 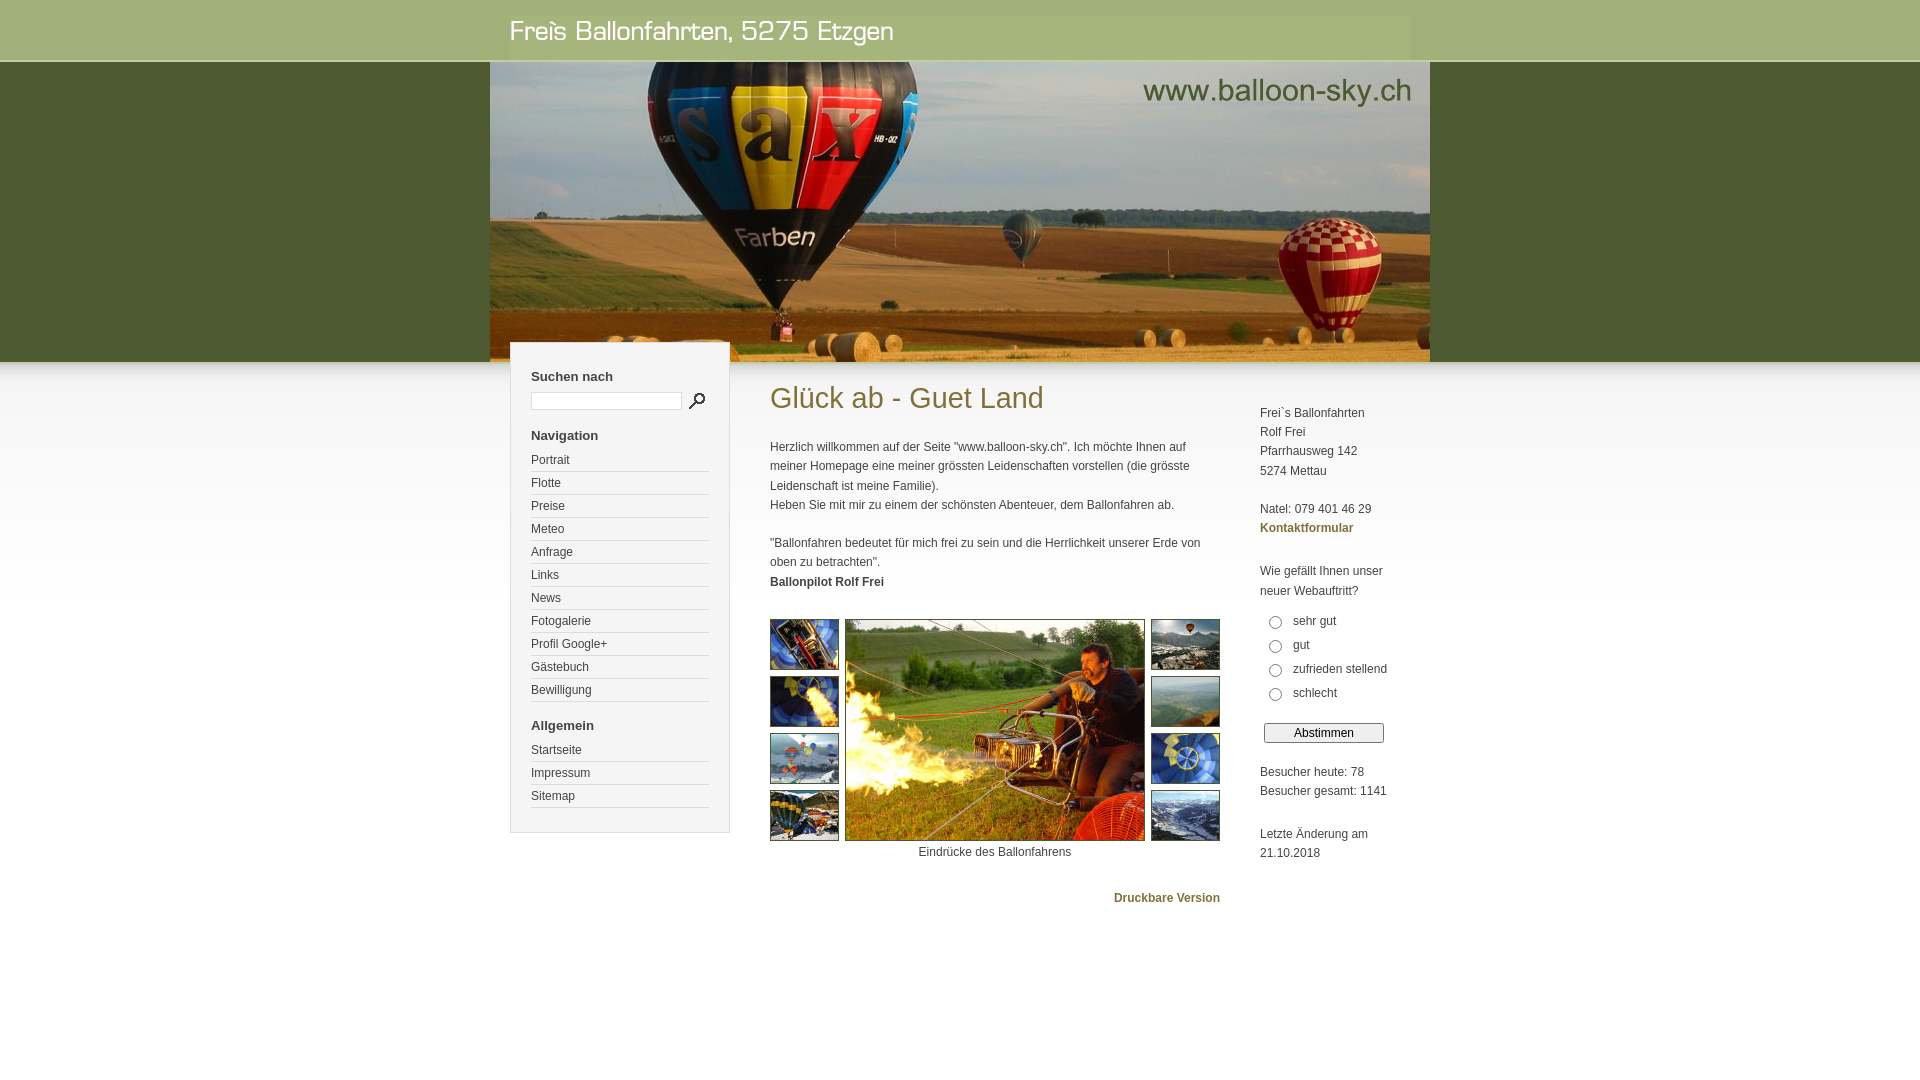 I want to click on 'Sitemap', so click(x=618, y=795).